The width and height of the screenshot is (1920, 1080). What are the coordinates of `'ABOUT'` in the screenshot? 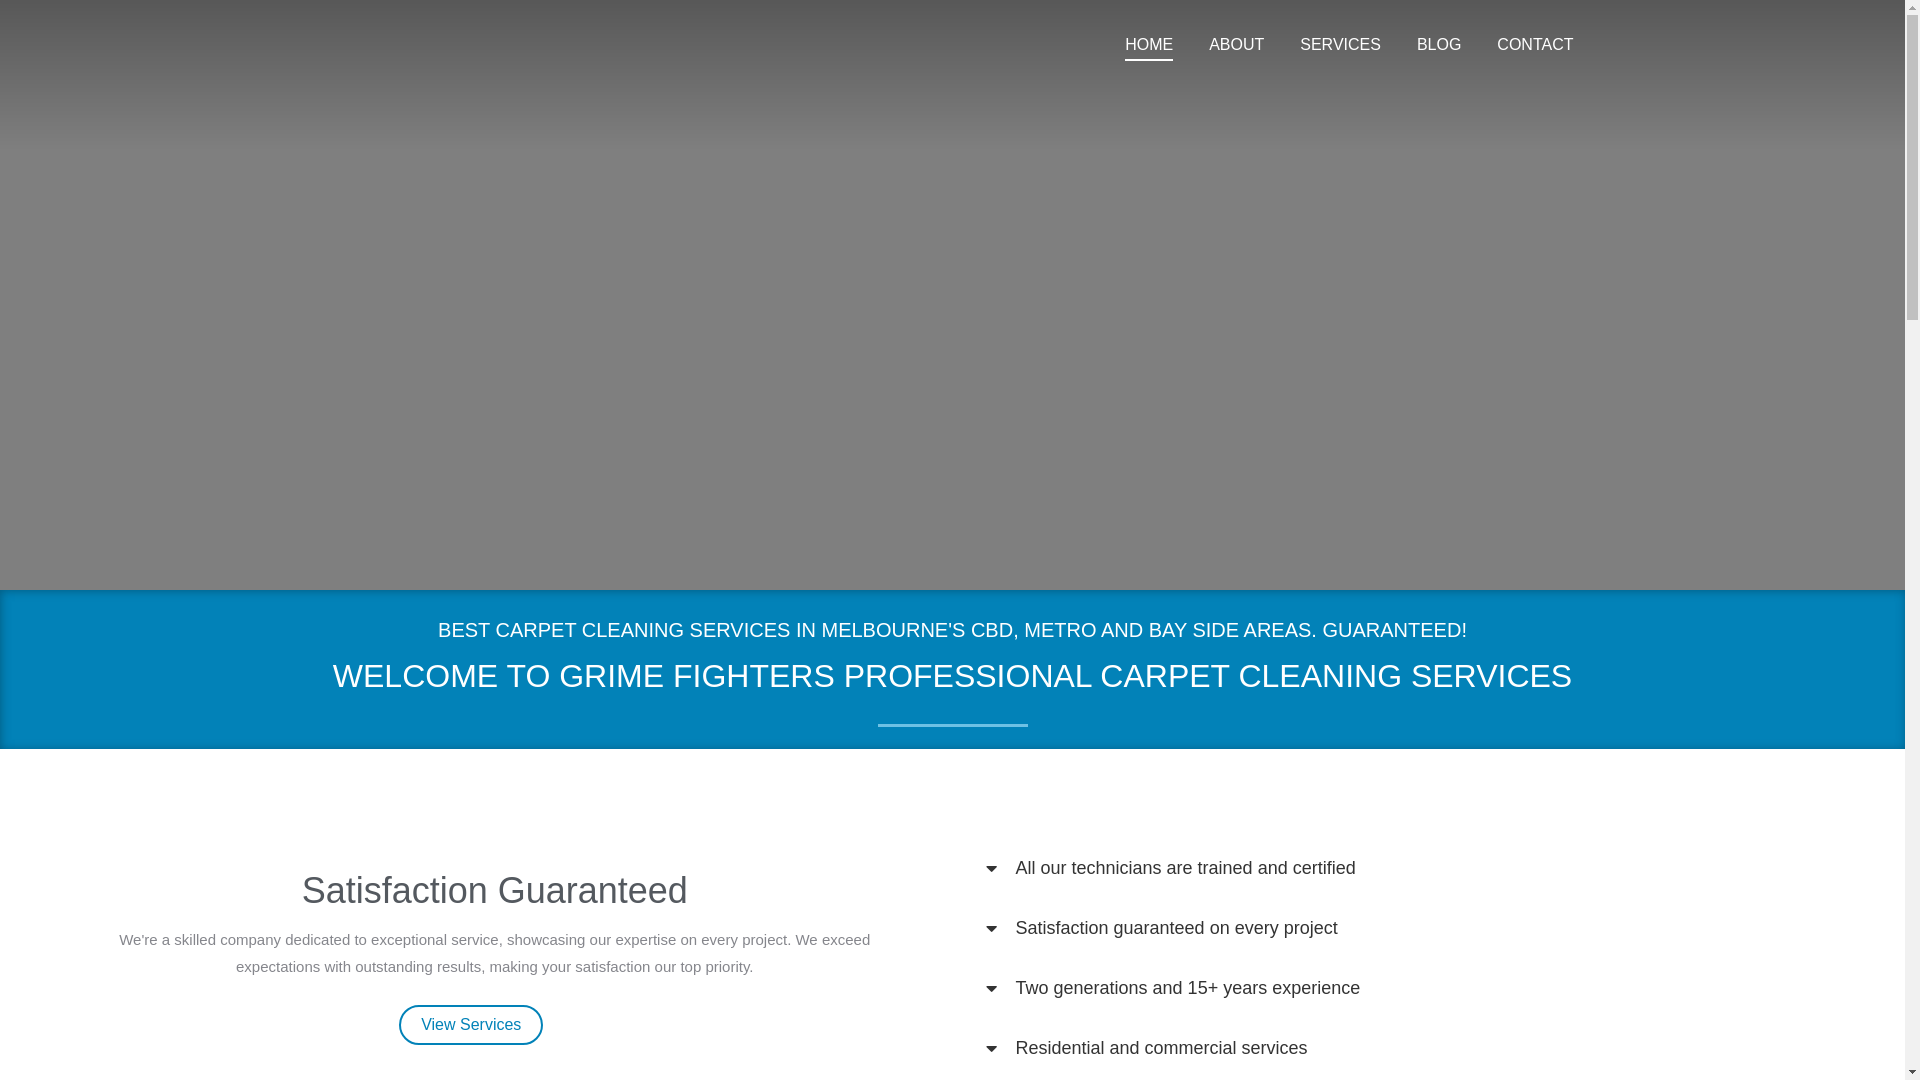 It's located at (1235, 45).